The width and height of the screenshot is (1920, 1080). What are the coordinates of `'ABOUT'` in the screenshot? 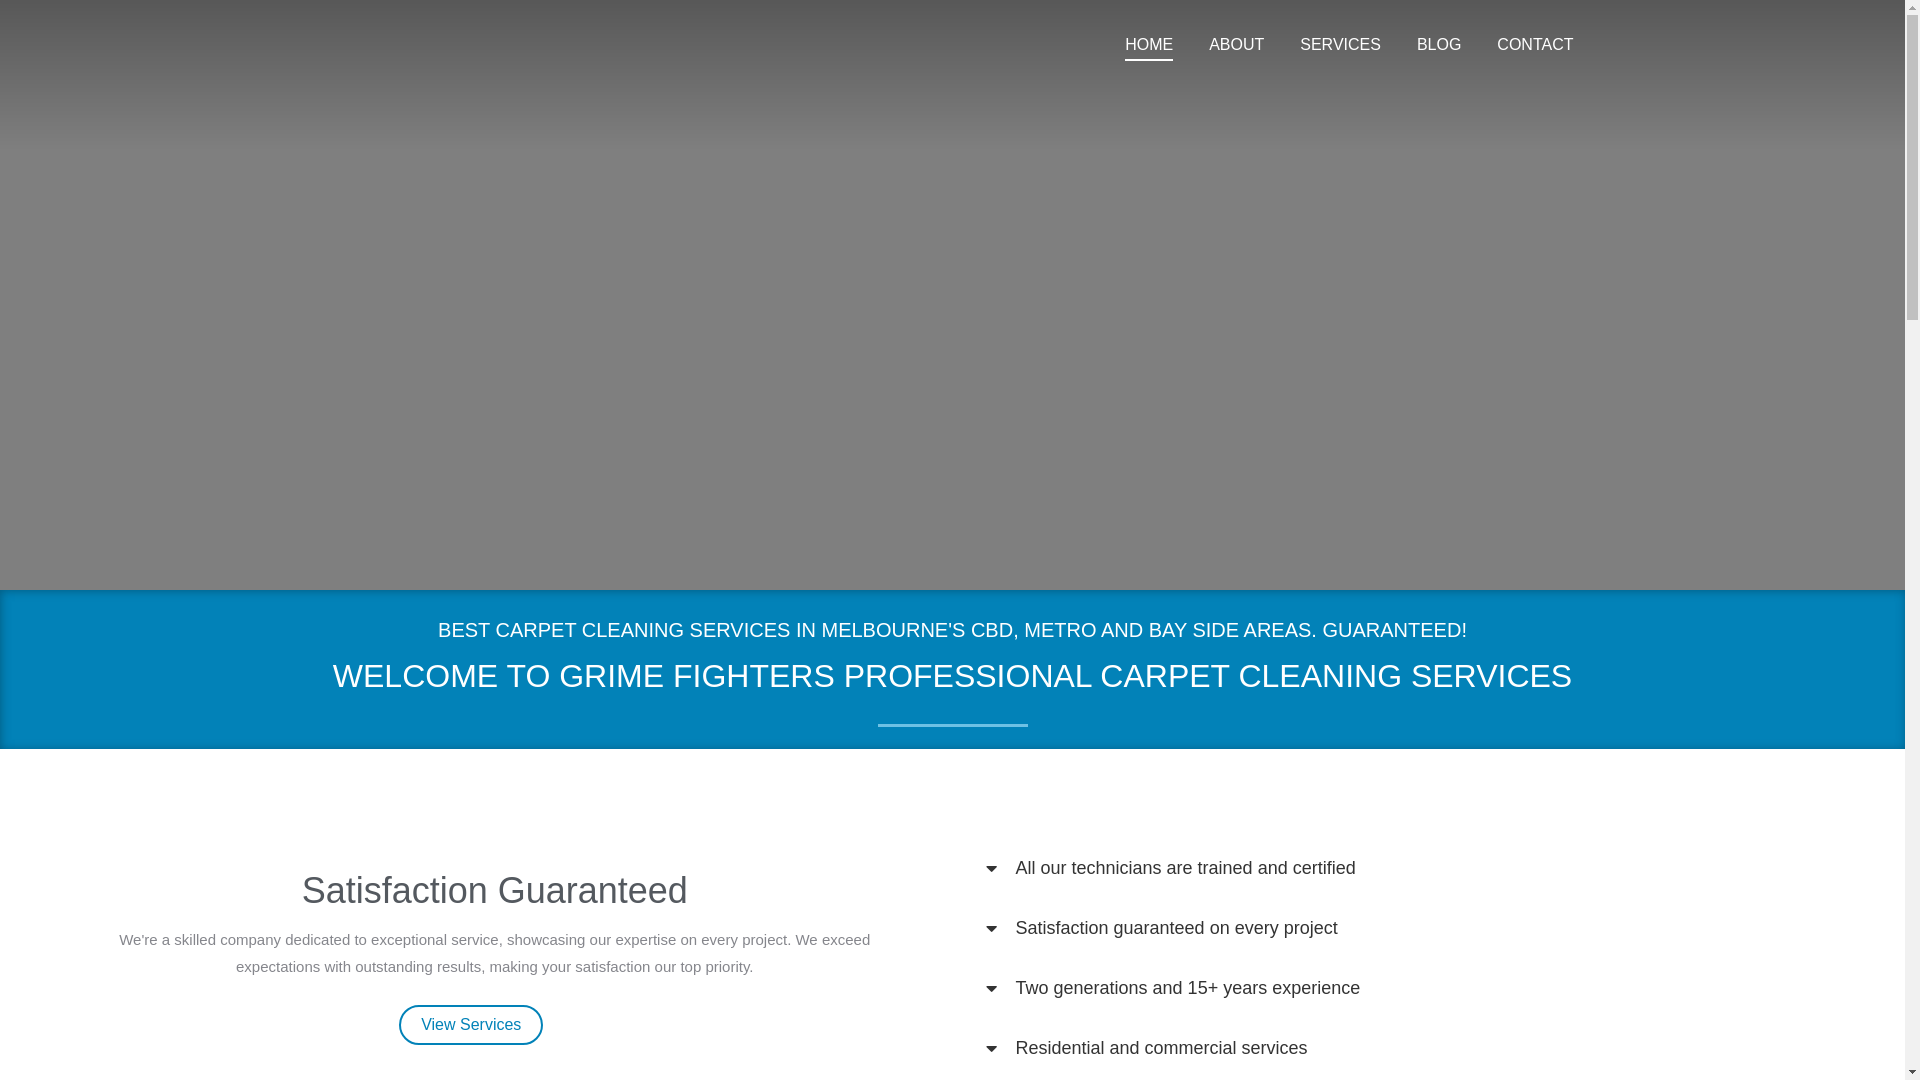 It's located at (1235, 45).